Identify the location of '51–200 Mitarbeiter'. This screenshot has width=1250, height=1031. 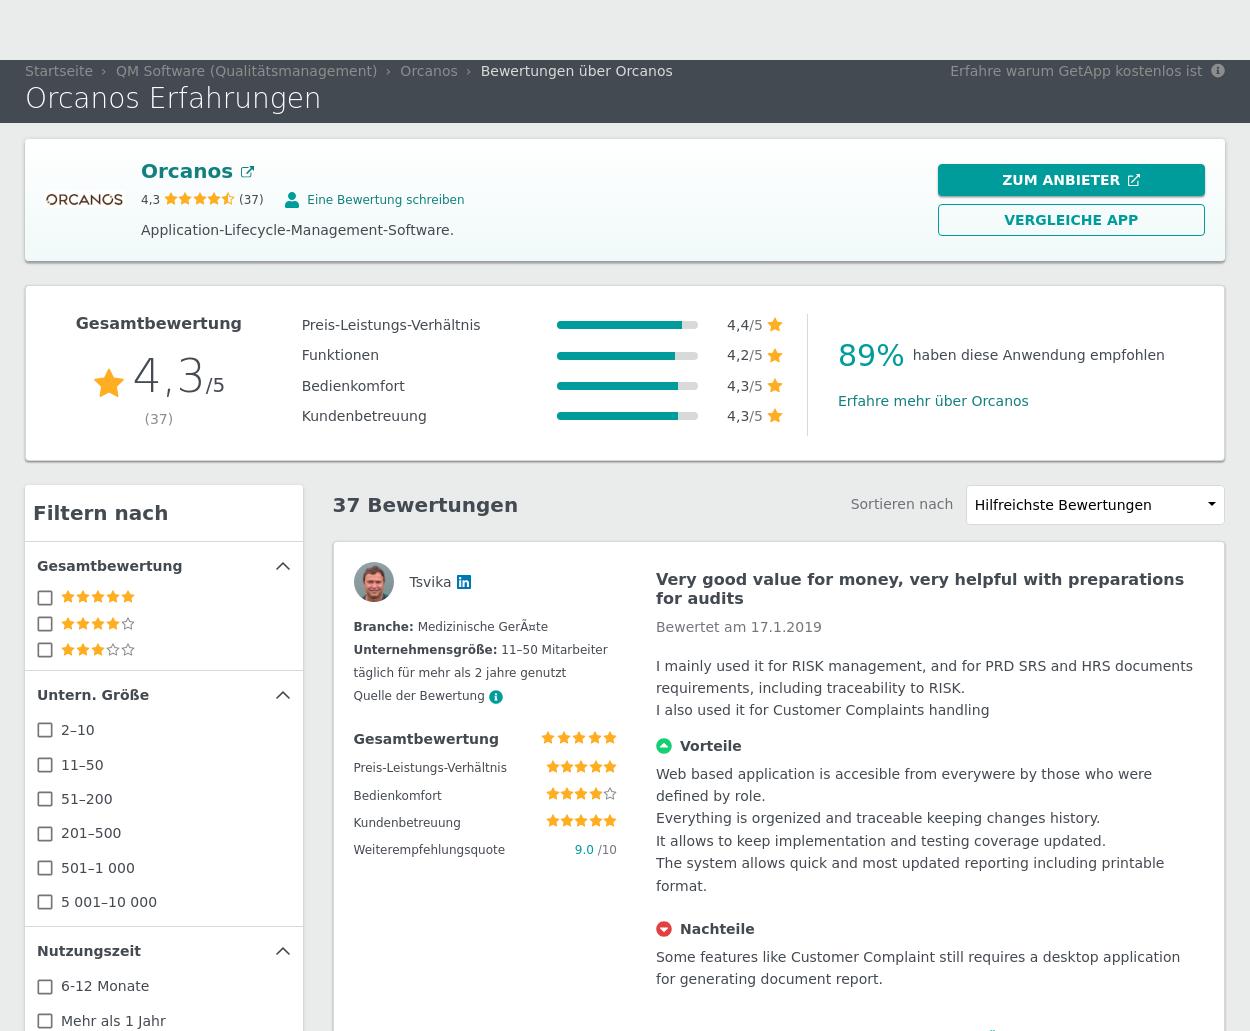
(556, 931).